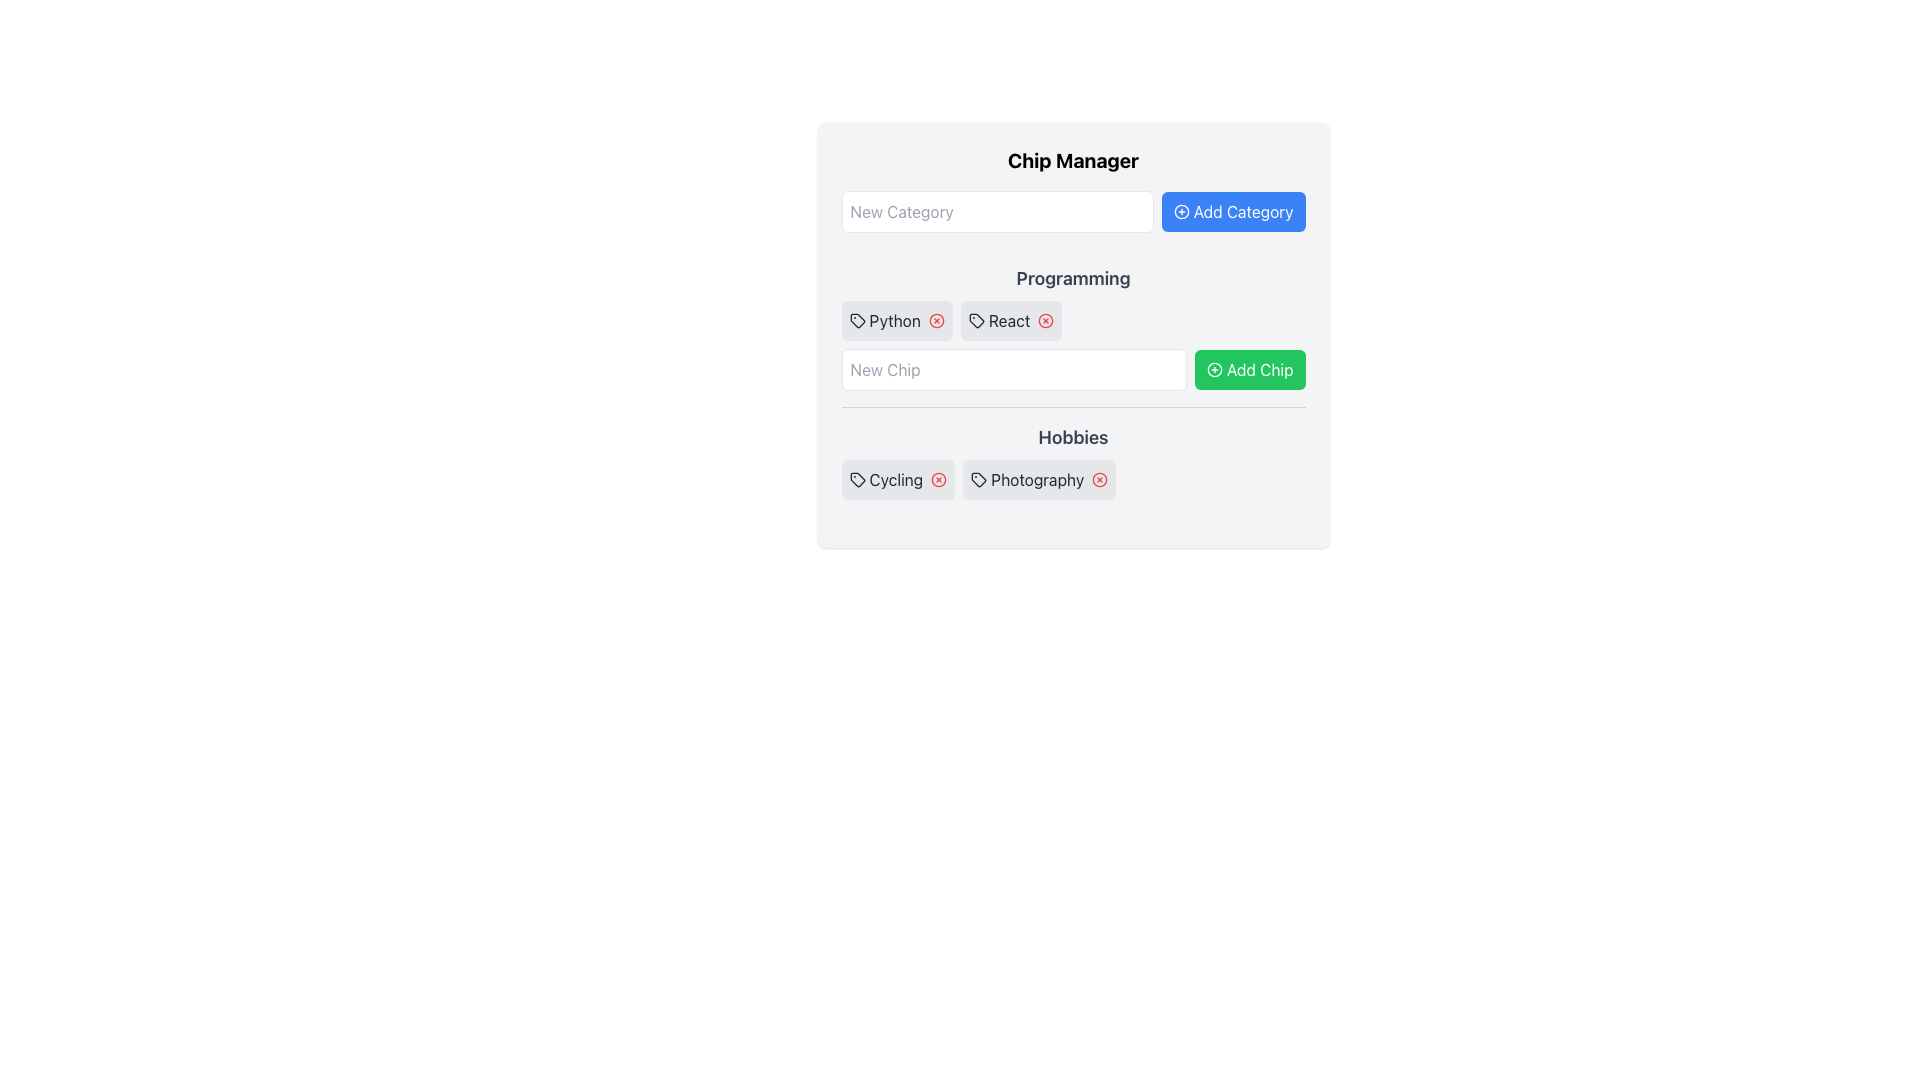 The height and width of the screenshot is (1080, 1920). I want to click on the 'Add Category' button, which is a rectangular button with a blue background and white text, located to the right of the 'New Category' input field, so click(1232, 212).